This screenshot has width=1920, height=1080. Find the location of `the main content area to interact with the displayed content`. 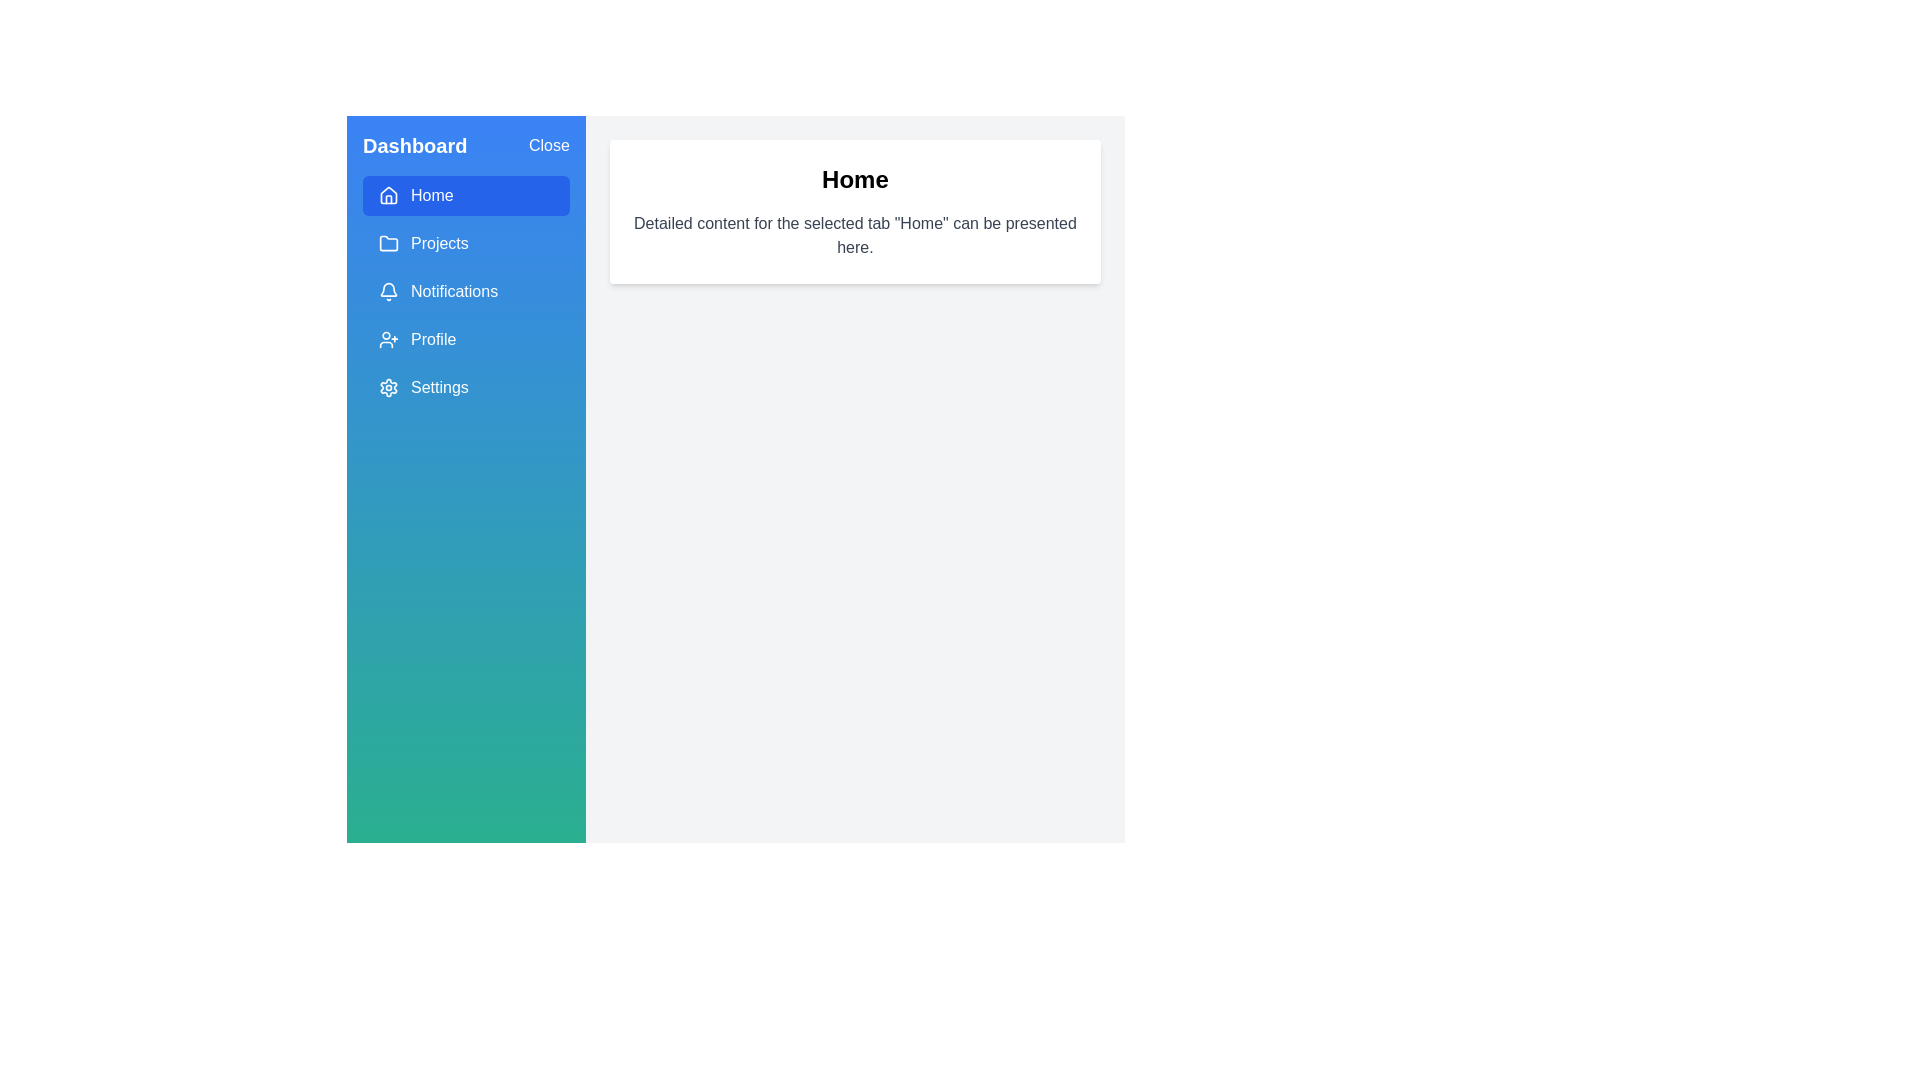

the main content area to interact with the displayed content is located at coordinates (854, 655).